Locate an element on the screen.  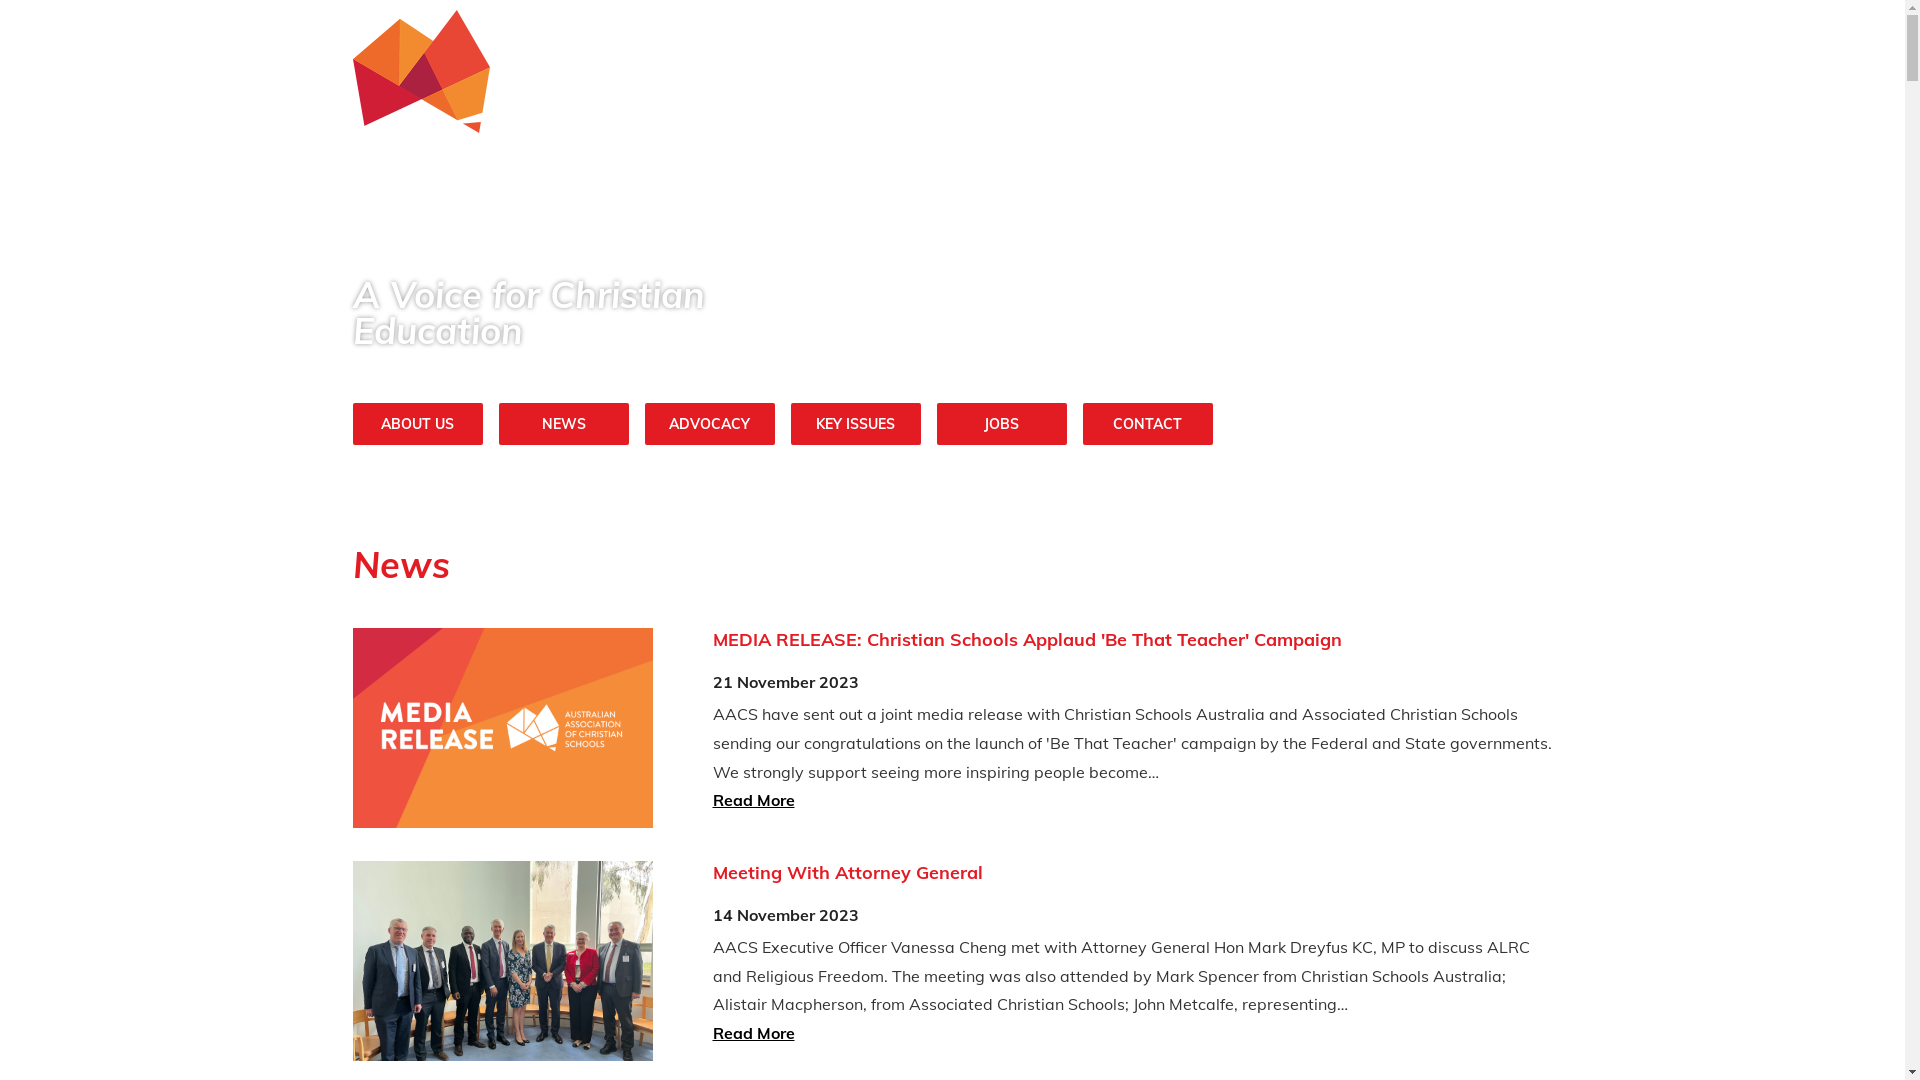
'ADVOCACY' is located at coordinates (709, 422).